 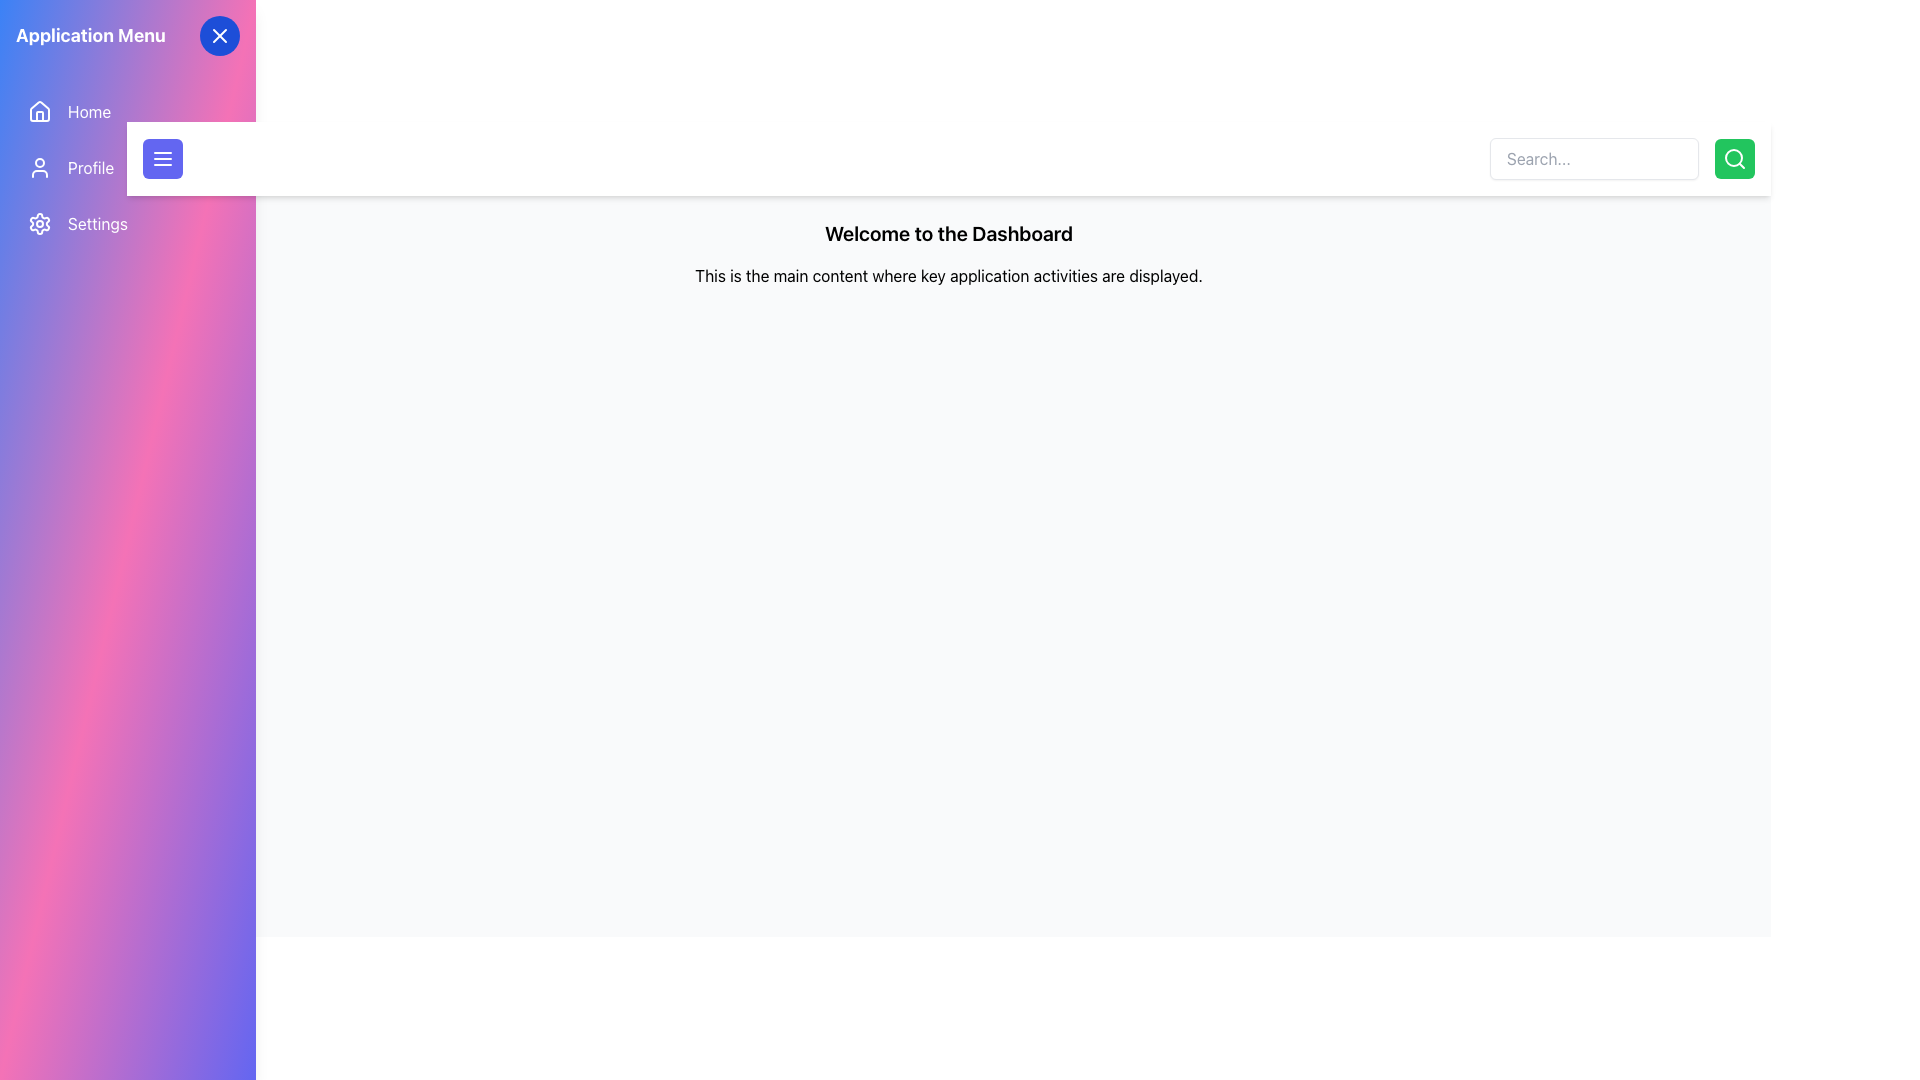 What do you see at coordinates (1733, 157) in the screenshot?
I see `the green button with rounded corners that contains a white search icon` at bounding box center [1733, 157].